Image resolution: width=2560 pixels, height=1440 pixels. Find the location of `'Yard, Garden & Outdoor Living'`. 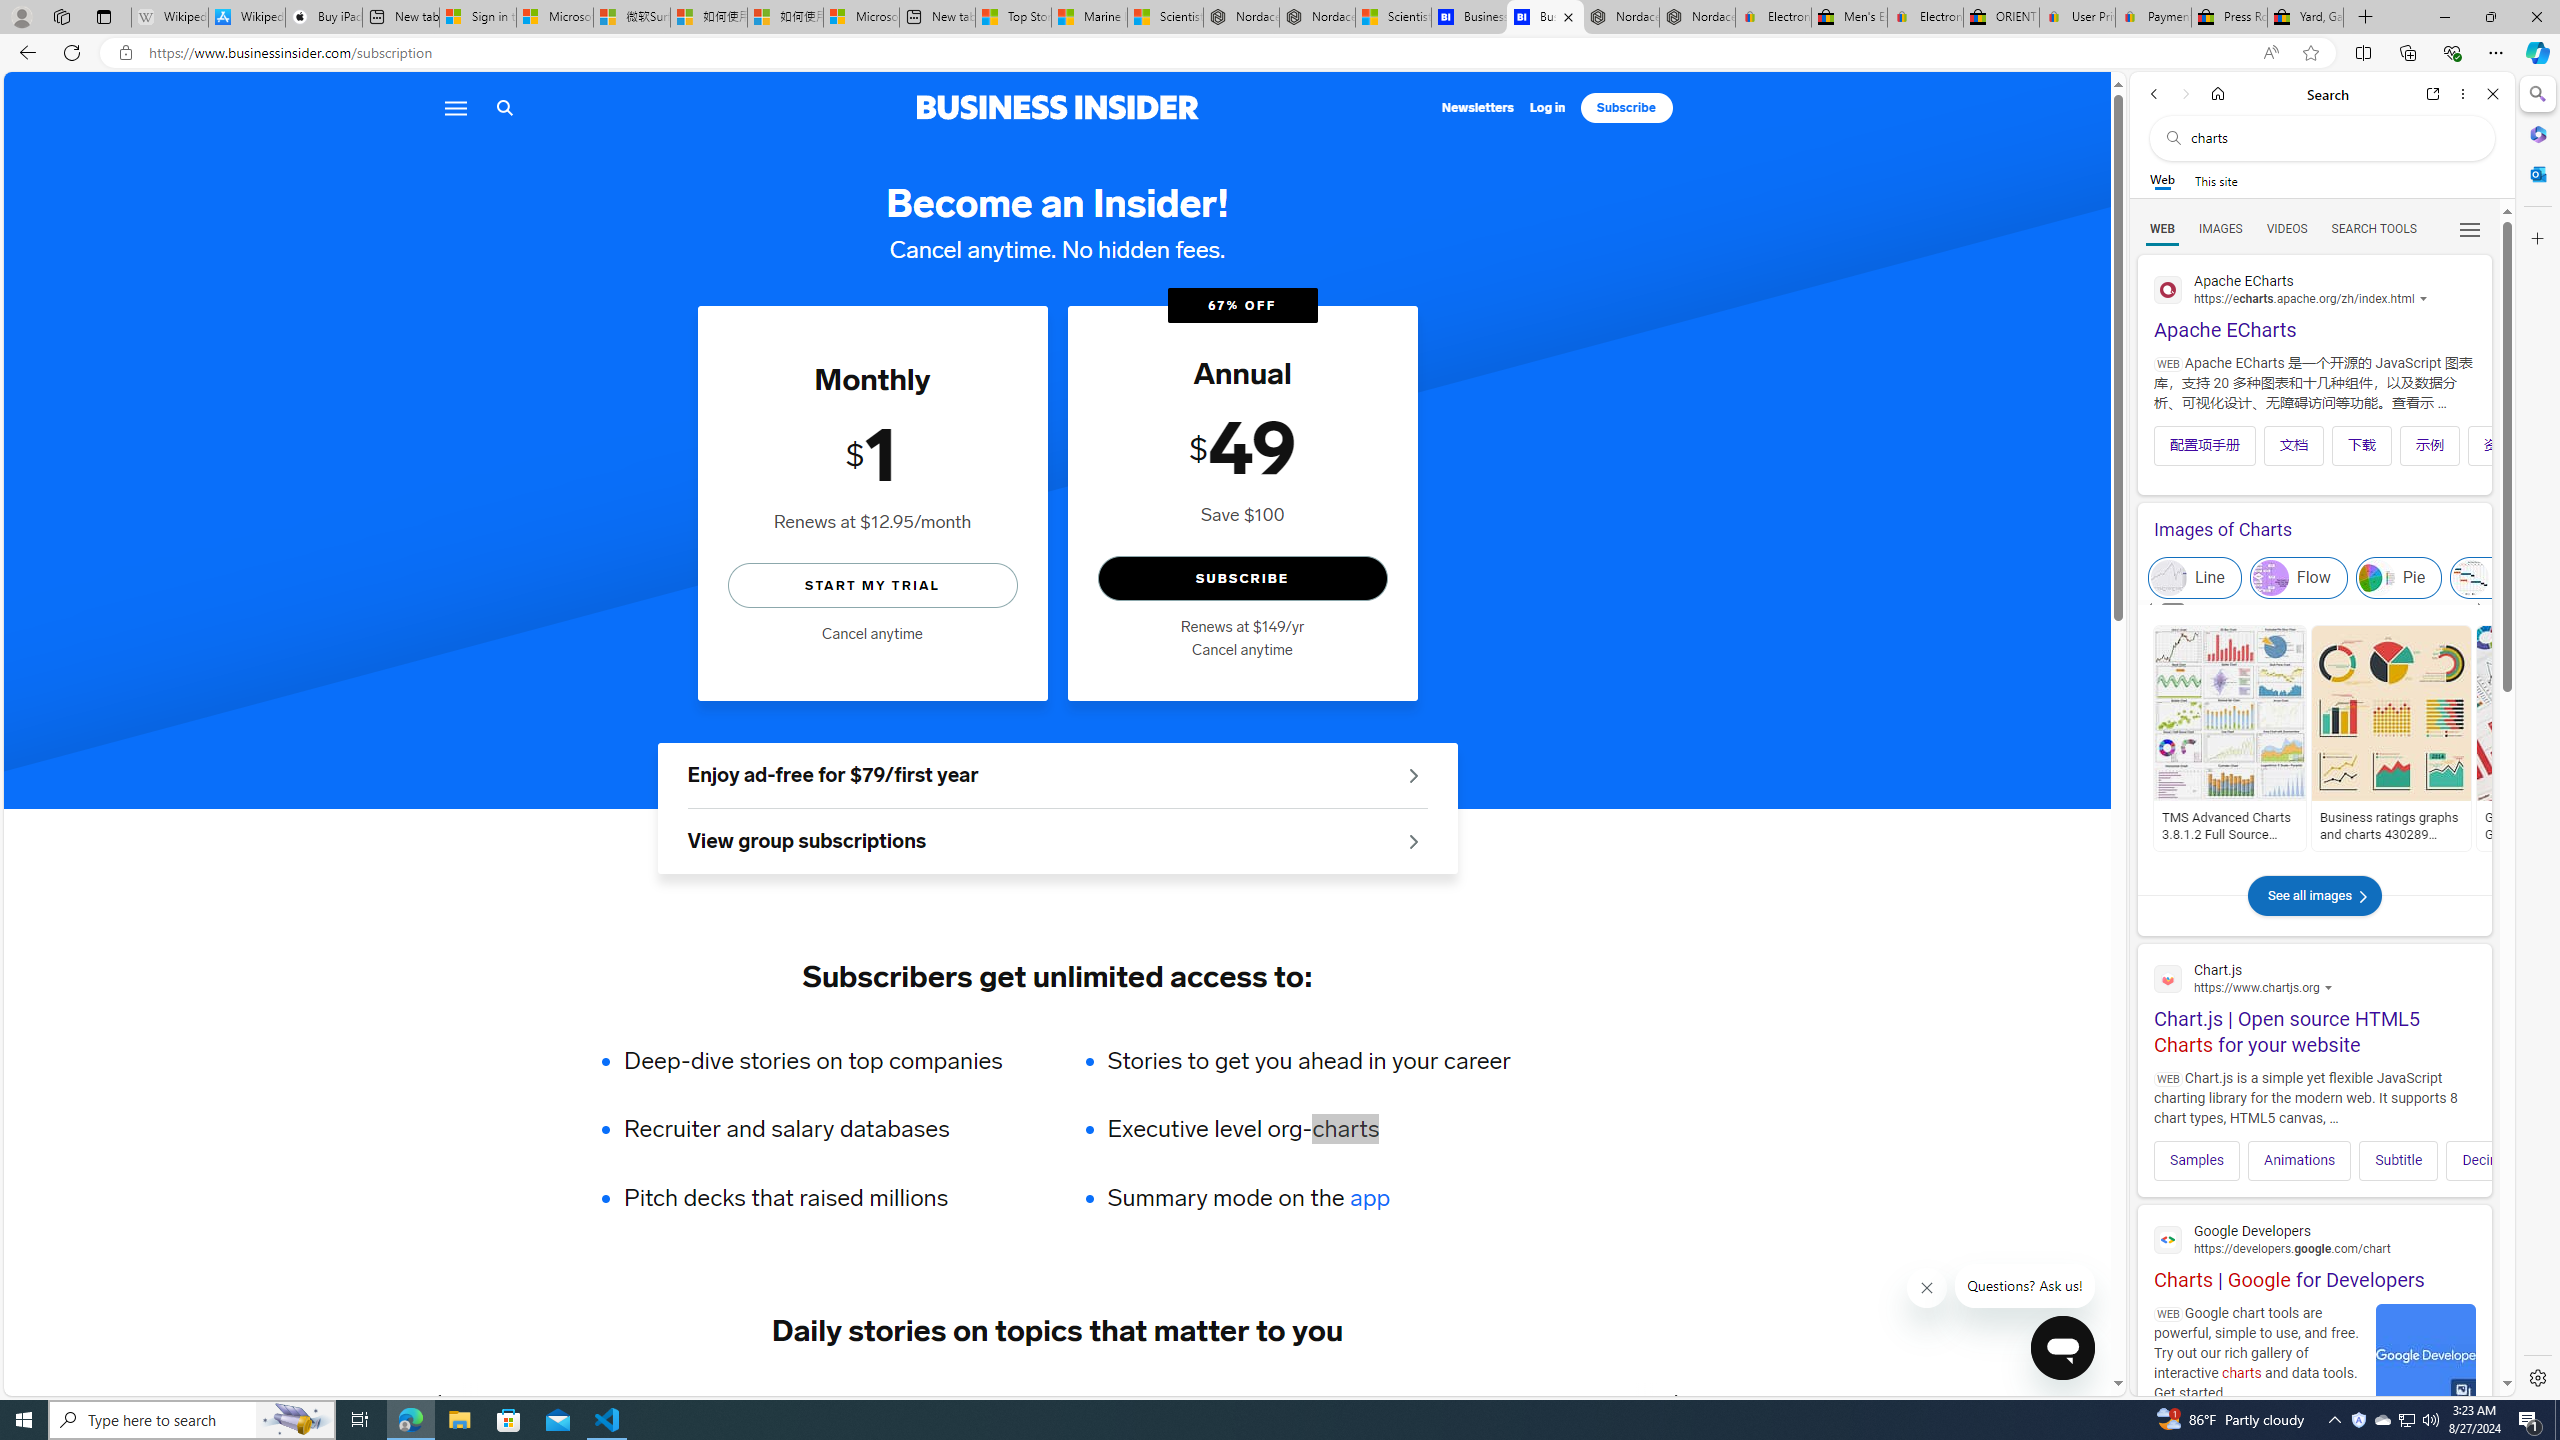

'Yard, Garden & Outdoor Living' is located at coordinates (2304, 16).